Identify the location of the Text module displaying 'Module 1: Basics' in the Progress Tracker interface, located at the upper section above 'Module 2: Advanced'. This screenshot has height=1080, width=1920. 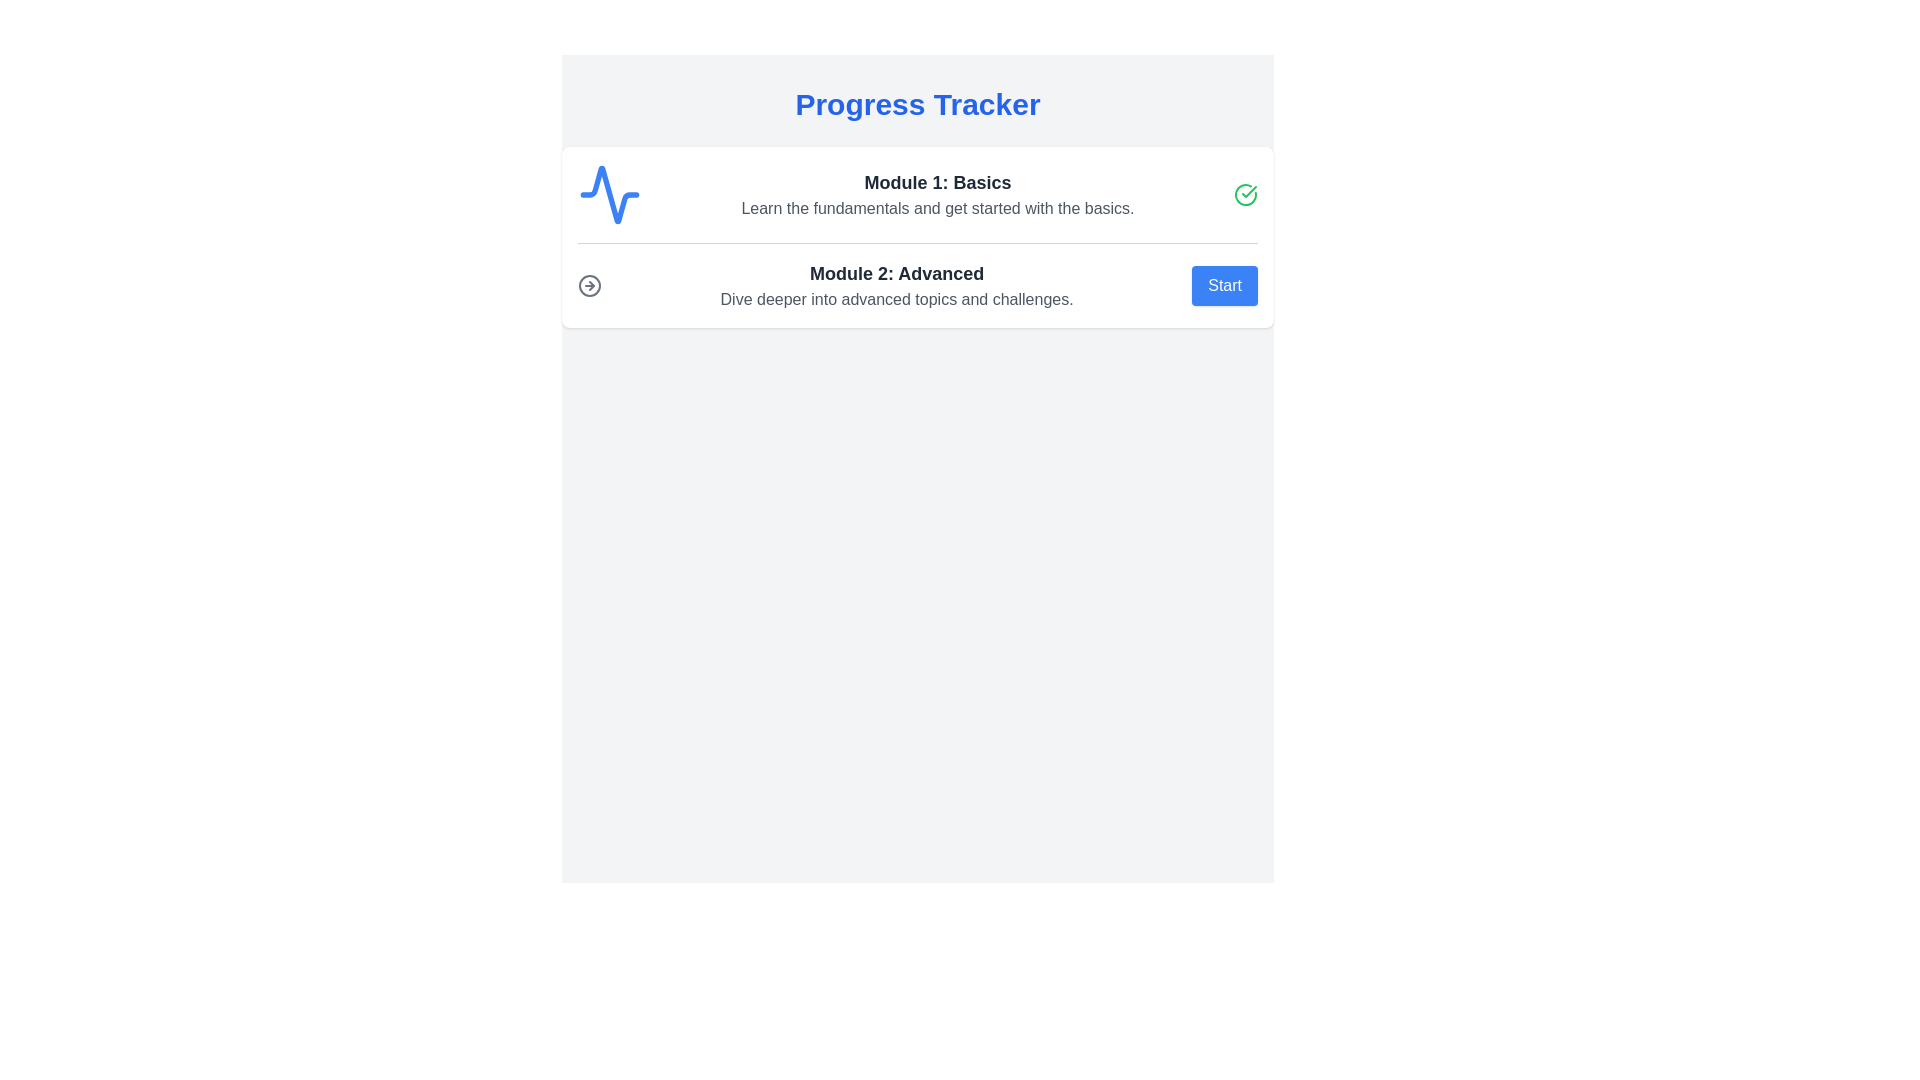
(916, 195).